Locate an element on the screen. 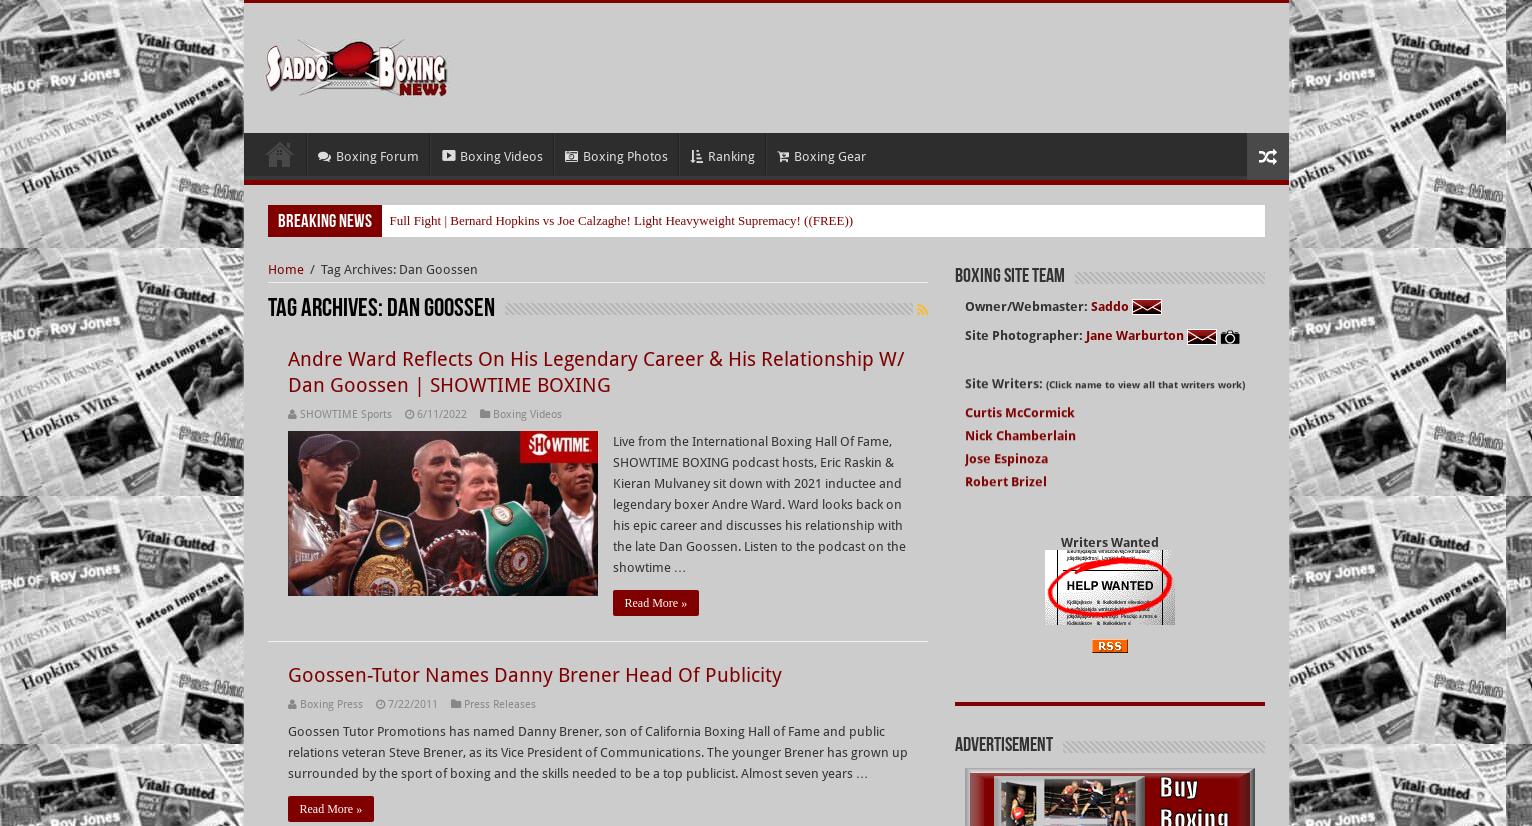  'Tag Archives: Dan Goossen' is located at coordinates (398, 268).